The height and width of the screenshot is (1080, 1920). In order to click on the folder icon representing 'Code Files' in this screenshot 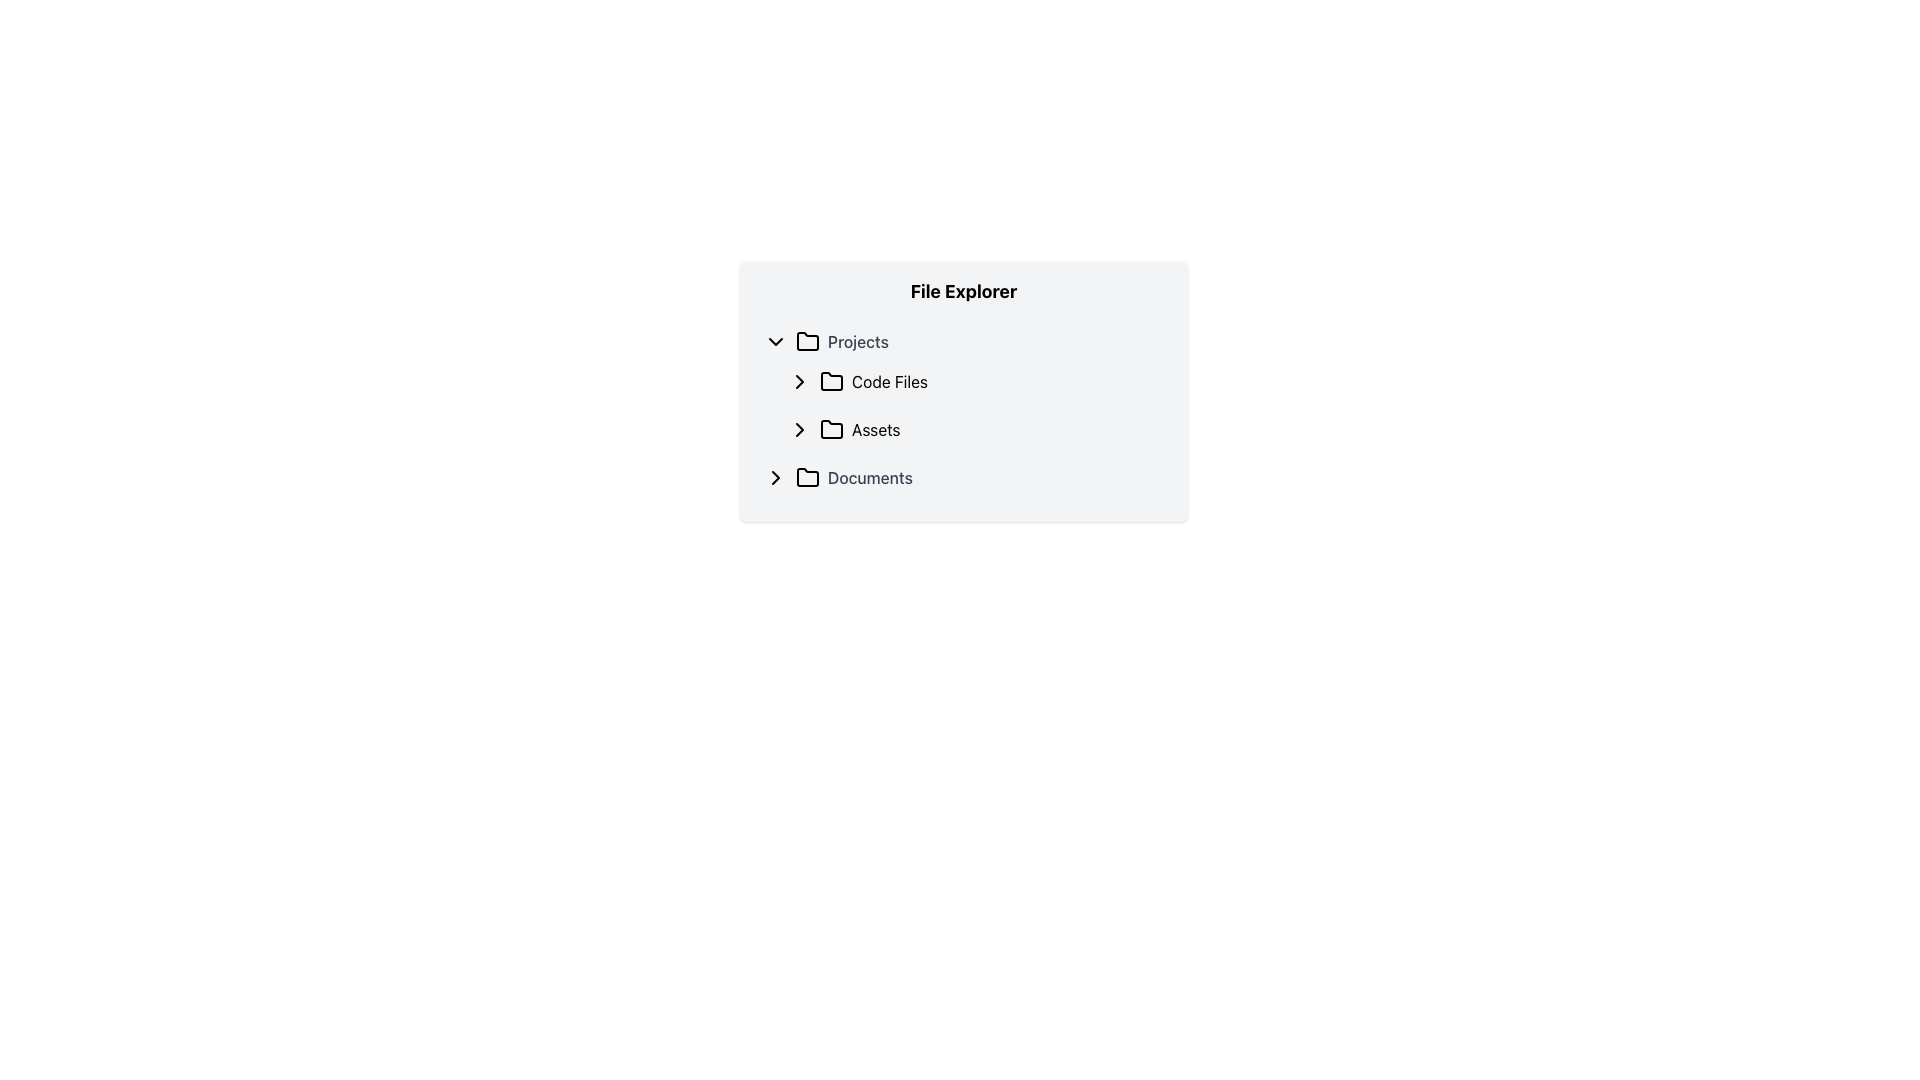, I will do `click(831, 381)`.